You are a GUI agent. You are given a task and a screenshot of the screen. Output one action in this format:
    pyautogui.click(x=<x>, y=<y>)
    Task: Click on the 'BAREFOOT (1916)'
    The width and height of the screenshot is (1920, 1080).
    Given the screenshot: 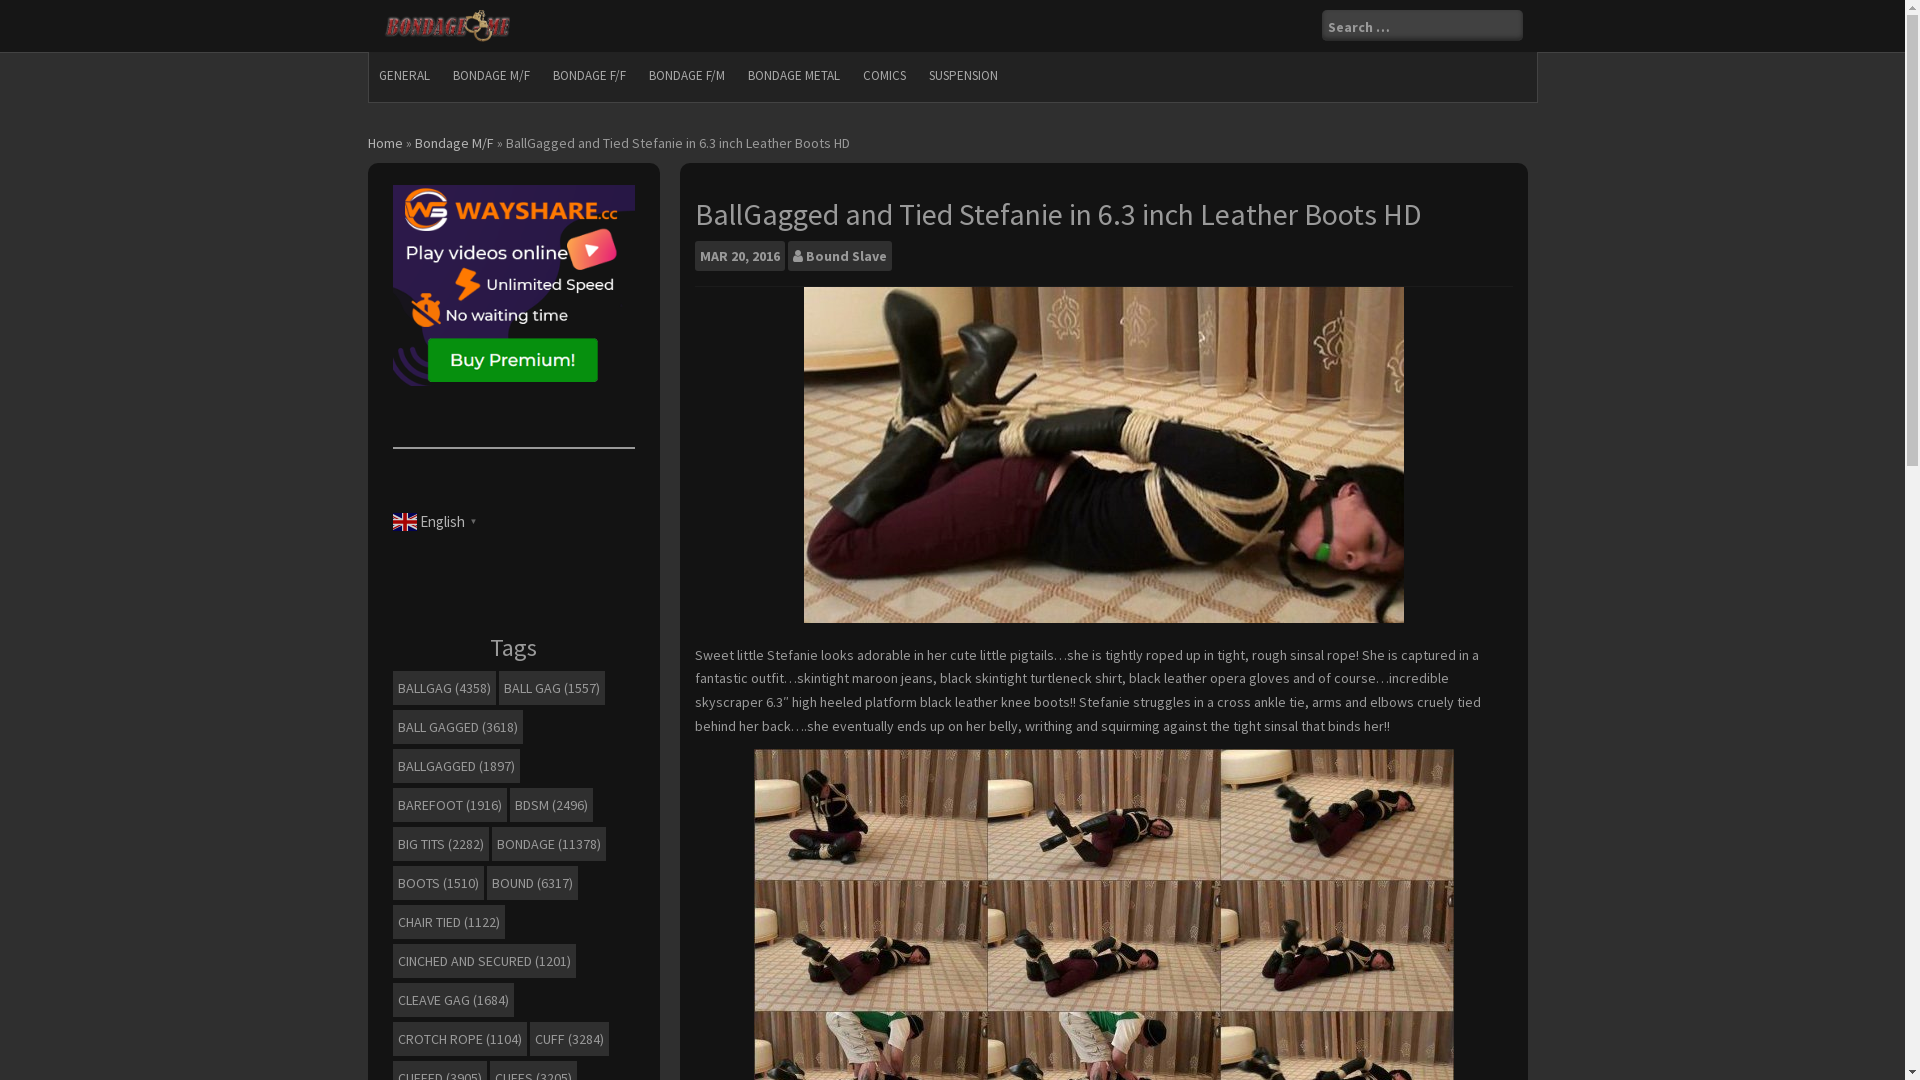 What is the action you would take?
    pyautogui.click(x=392, y=804)
    